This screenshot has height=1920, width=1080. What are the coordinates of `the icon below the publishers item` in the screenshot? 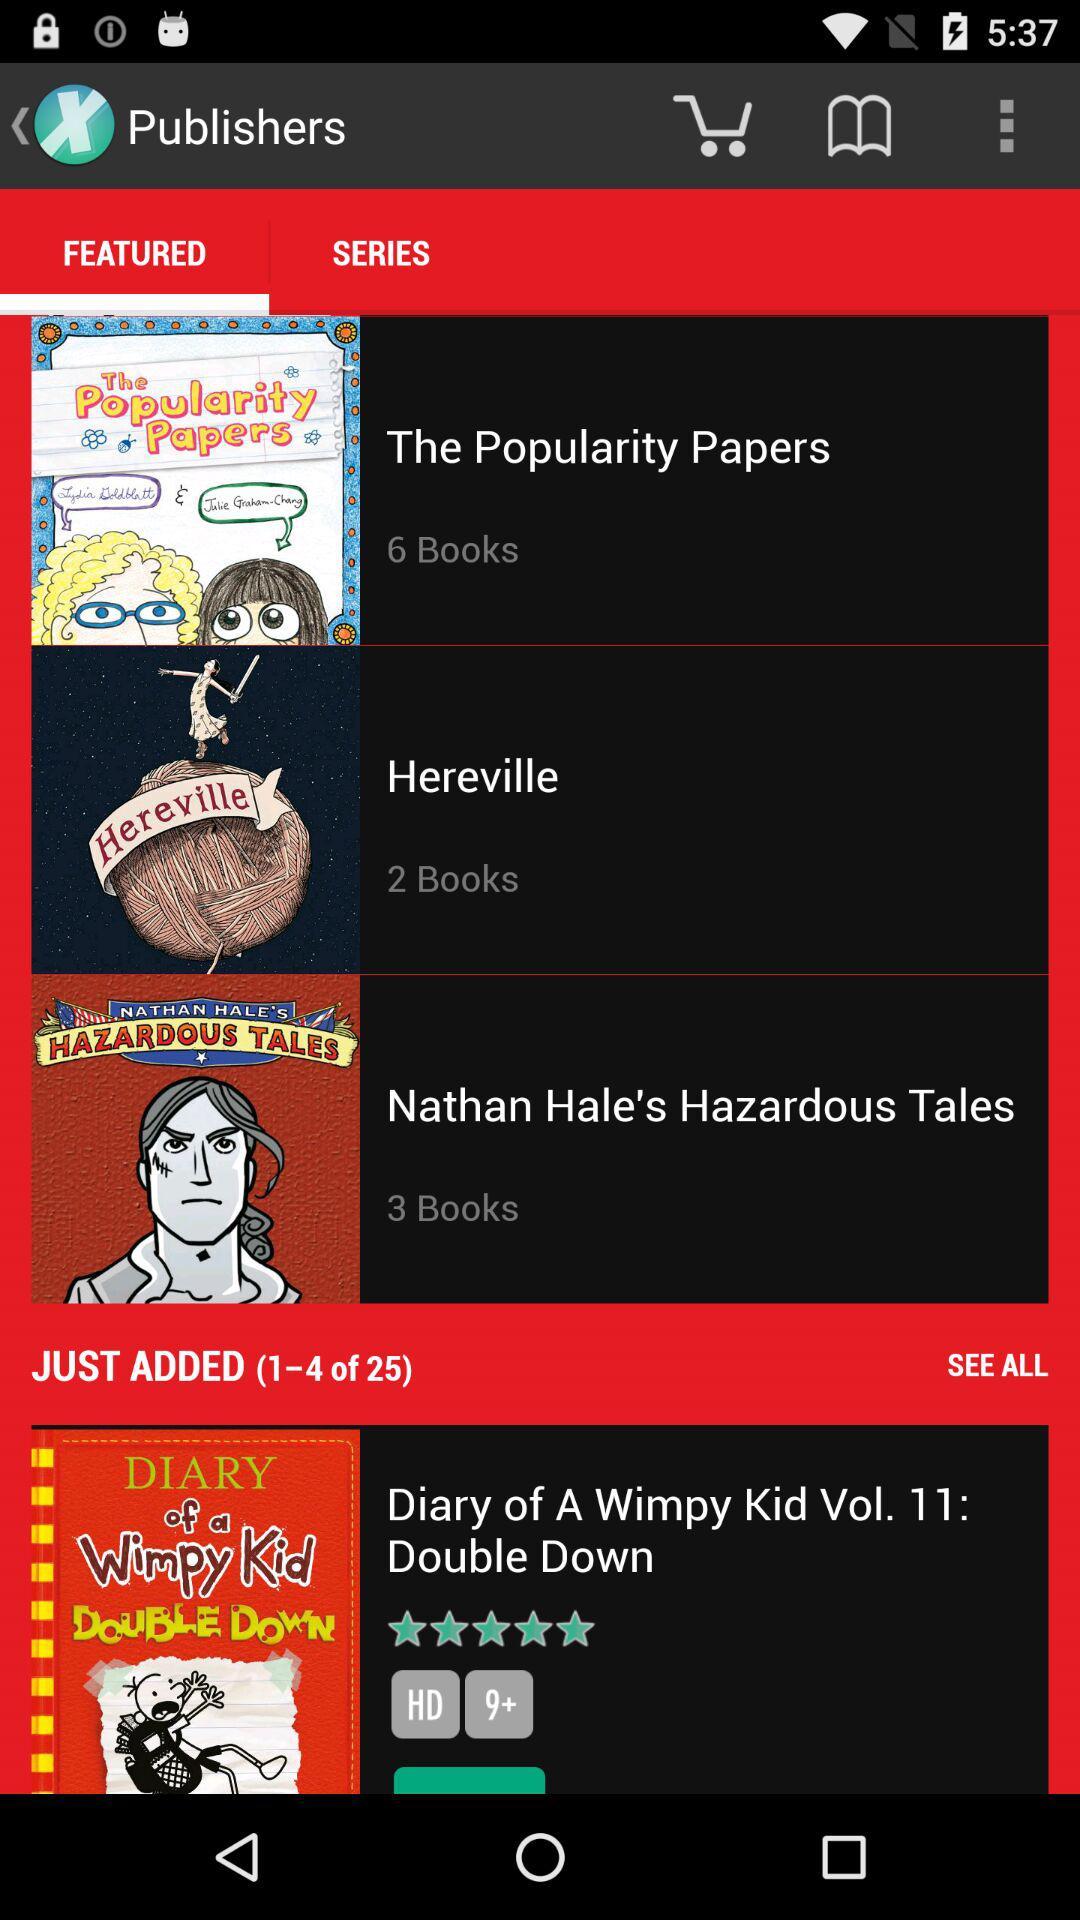 It's located at (381, 251).